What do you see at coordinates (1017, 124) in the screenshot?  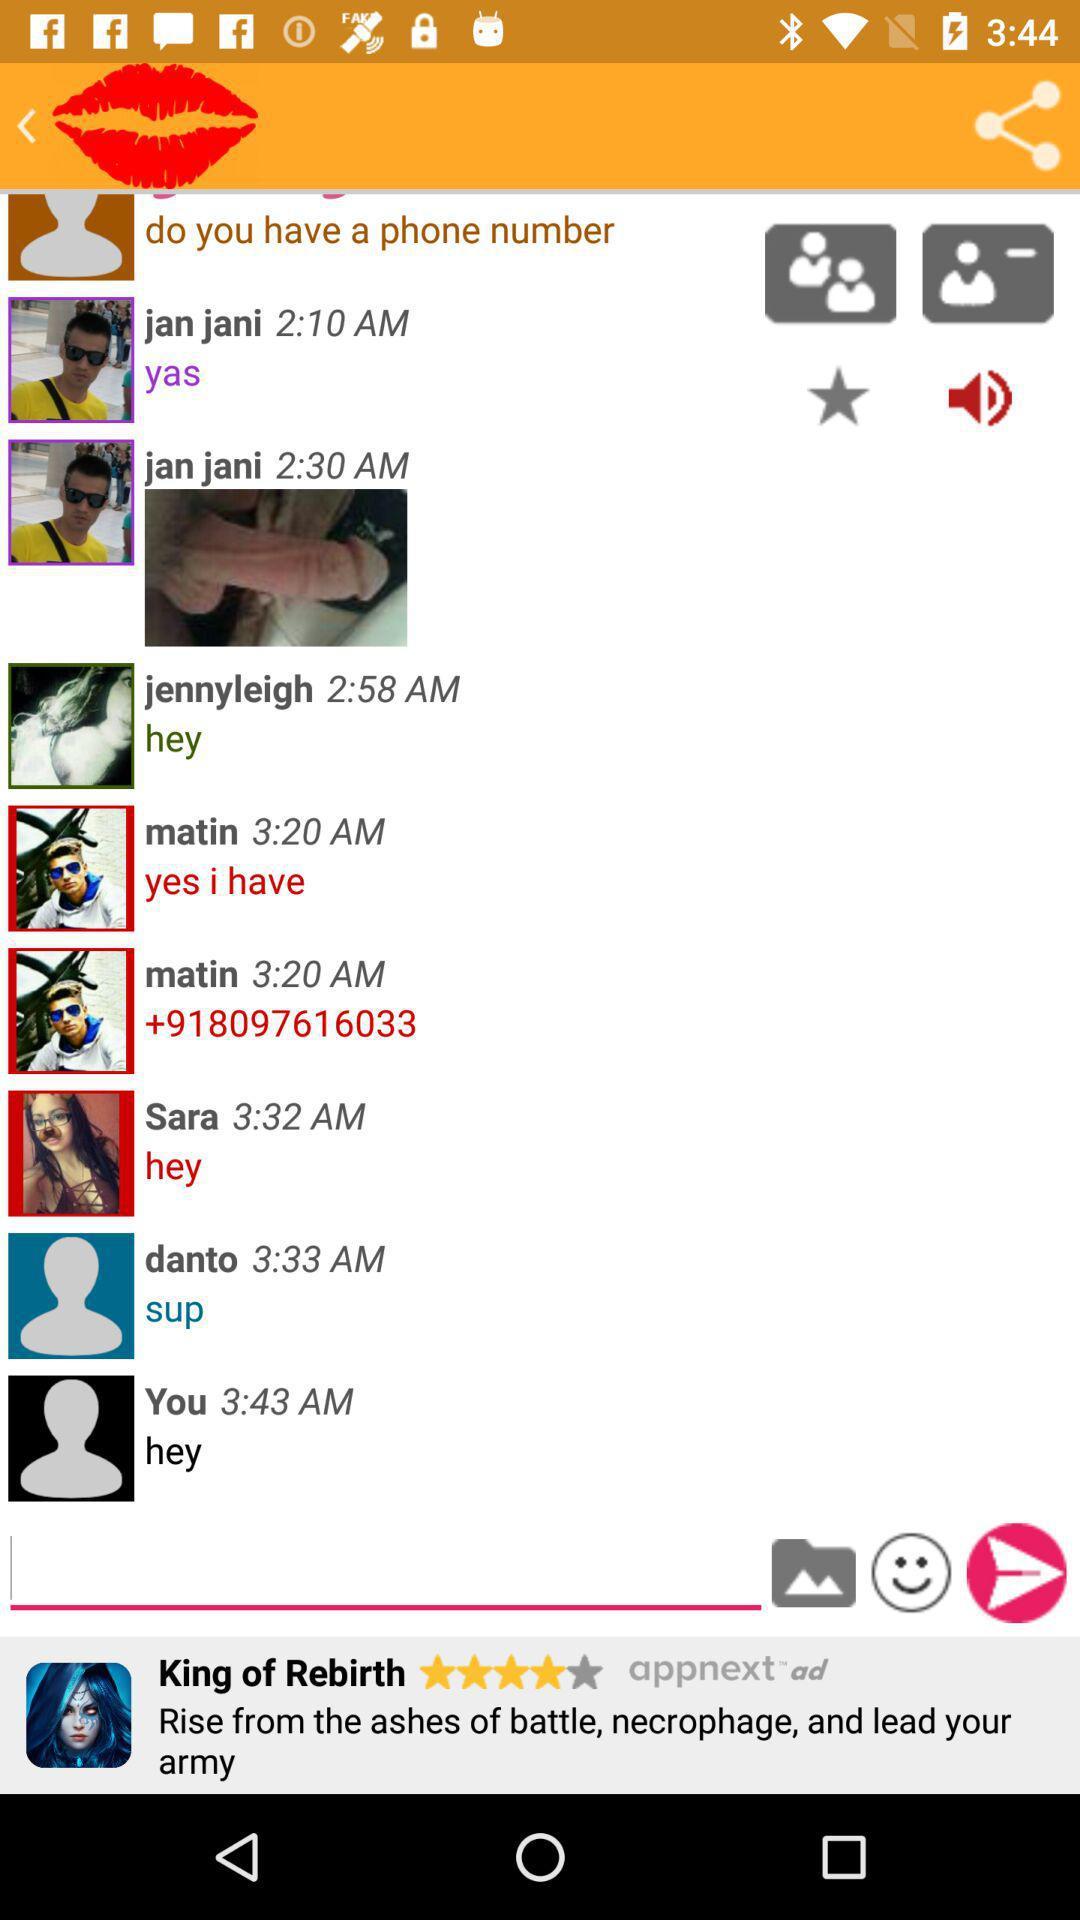 I see `share` at bounding box center [1017, 124].